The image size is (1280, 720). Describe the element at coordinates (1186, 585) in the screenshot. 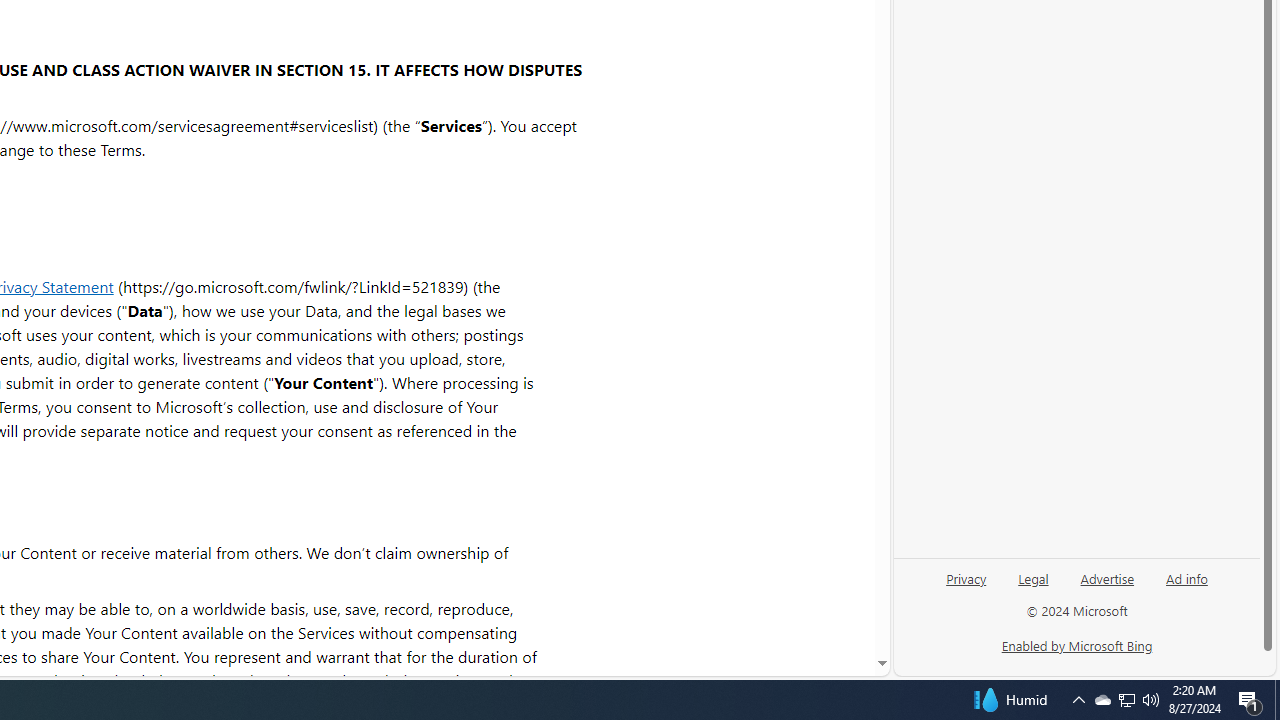

I see `'Ad info'` at that location.